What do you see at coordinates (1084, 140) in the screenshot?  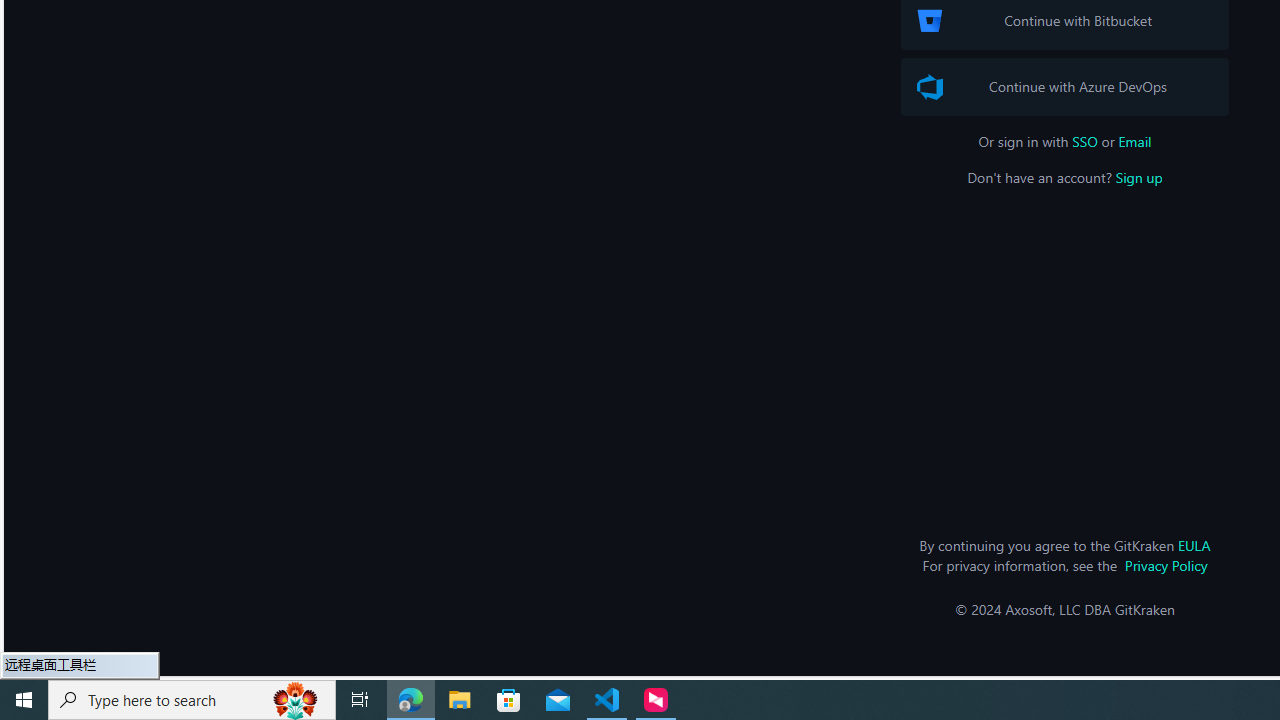 I see `'SSO'` at bounding box center [1084, 140].